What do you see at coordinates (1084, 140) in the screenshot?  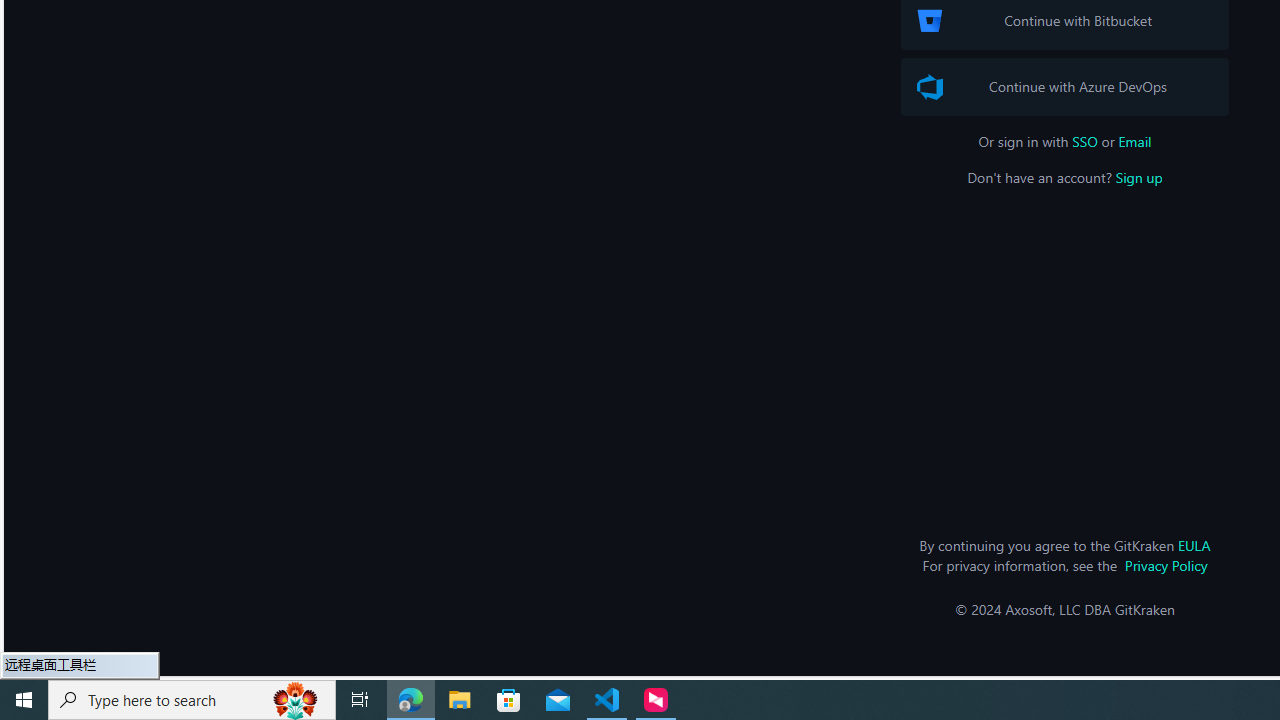 I see `'SSO'` at bounding box center [1084, 140].